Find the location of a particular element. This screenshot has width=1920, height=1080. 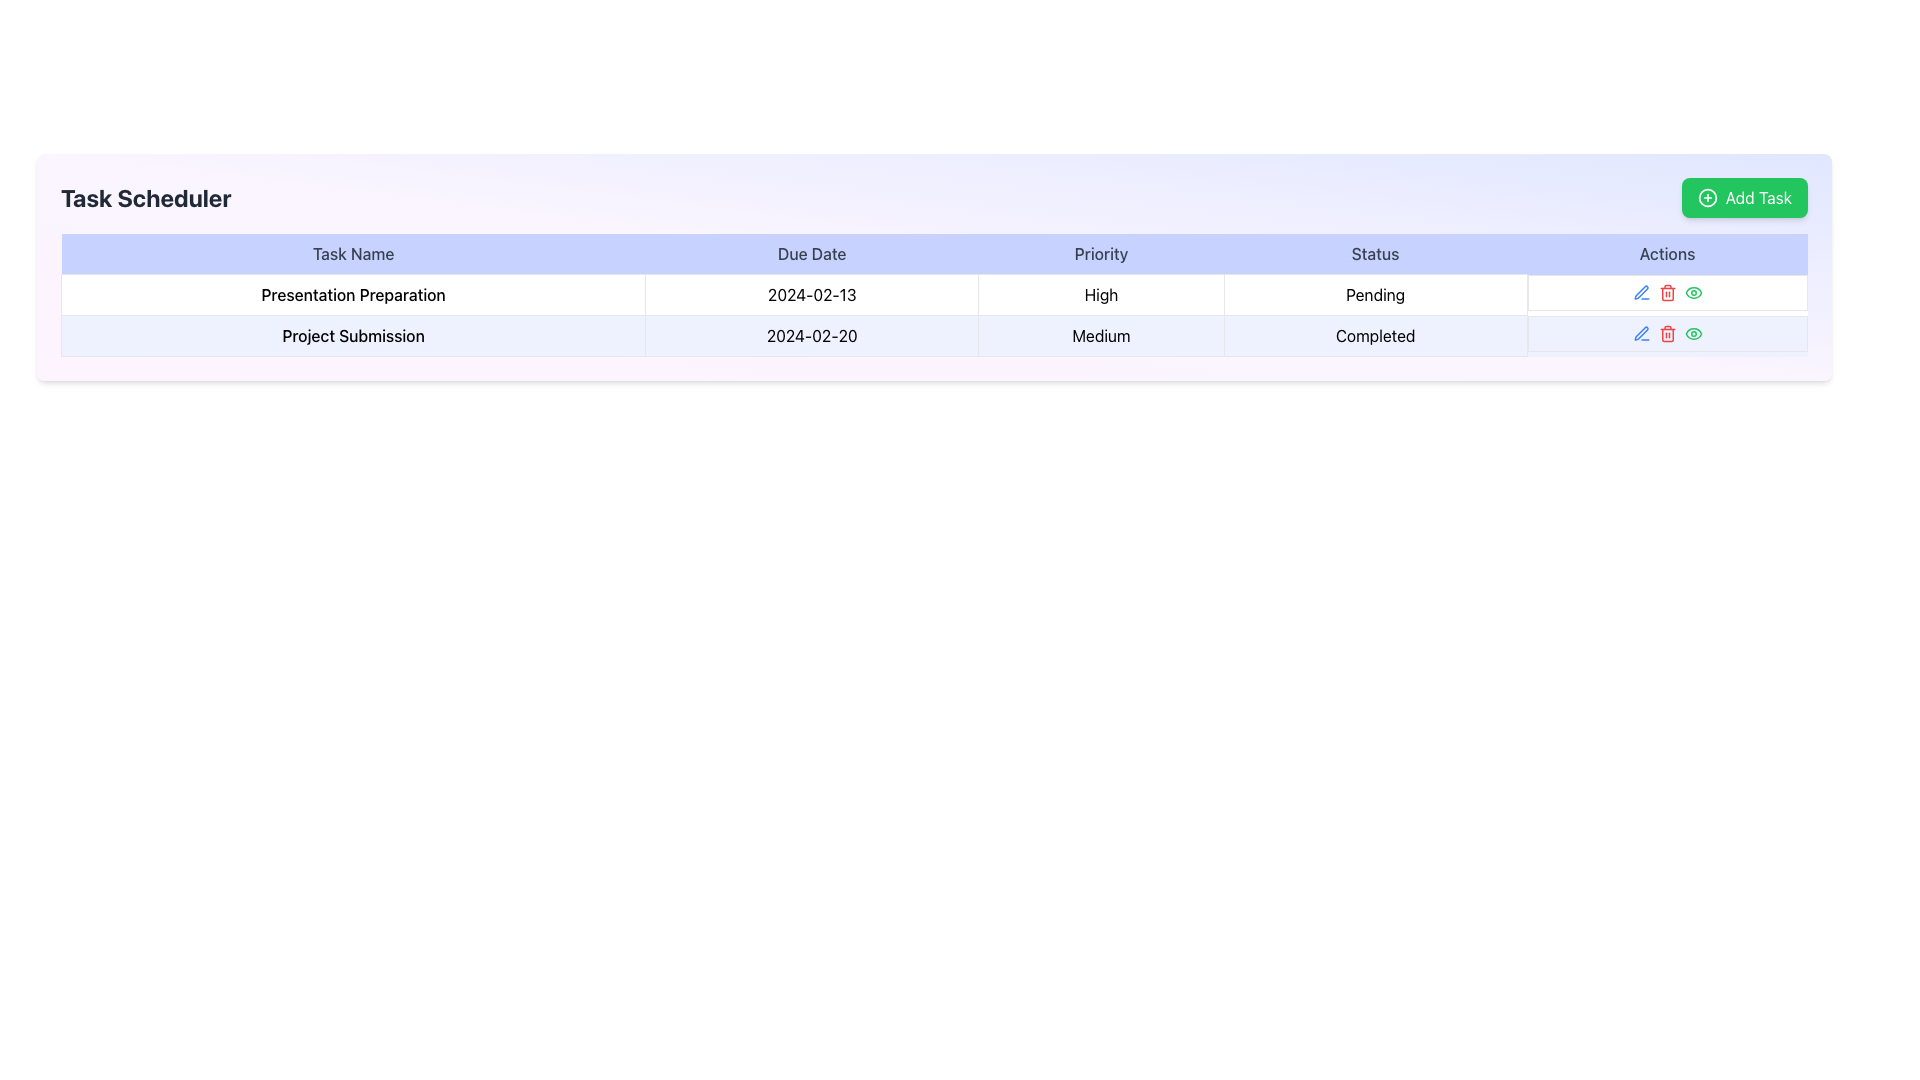

the table header row located beneath 'Task Scheduler' to navigate through the columns labeled 'Task Name', 'Due Date', 'Priority', 'Status', and 'Actions' is located at coordinates (933, 253).